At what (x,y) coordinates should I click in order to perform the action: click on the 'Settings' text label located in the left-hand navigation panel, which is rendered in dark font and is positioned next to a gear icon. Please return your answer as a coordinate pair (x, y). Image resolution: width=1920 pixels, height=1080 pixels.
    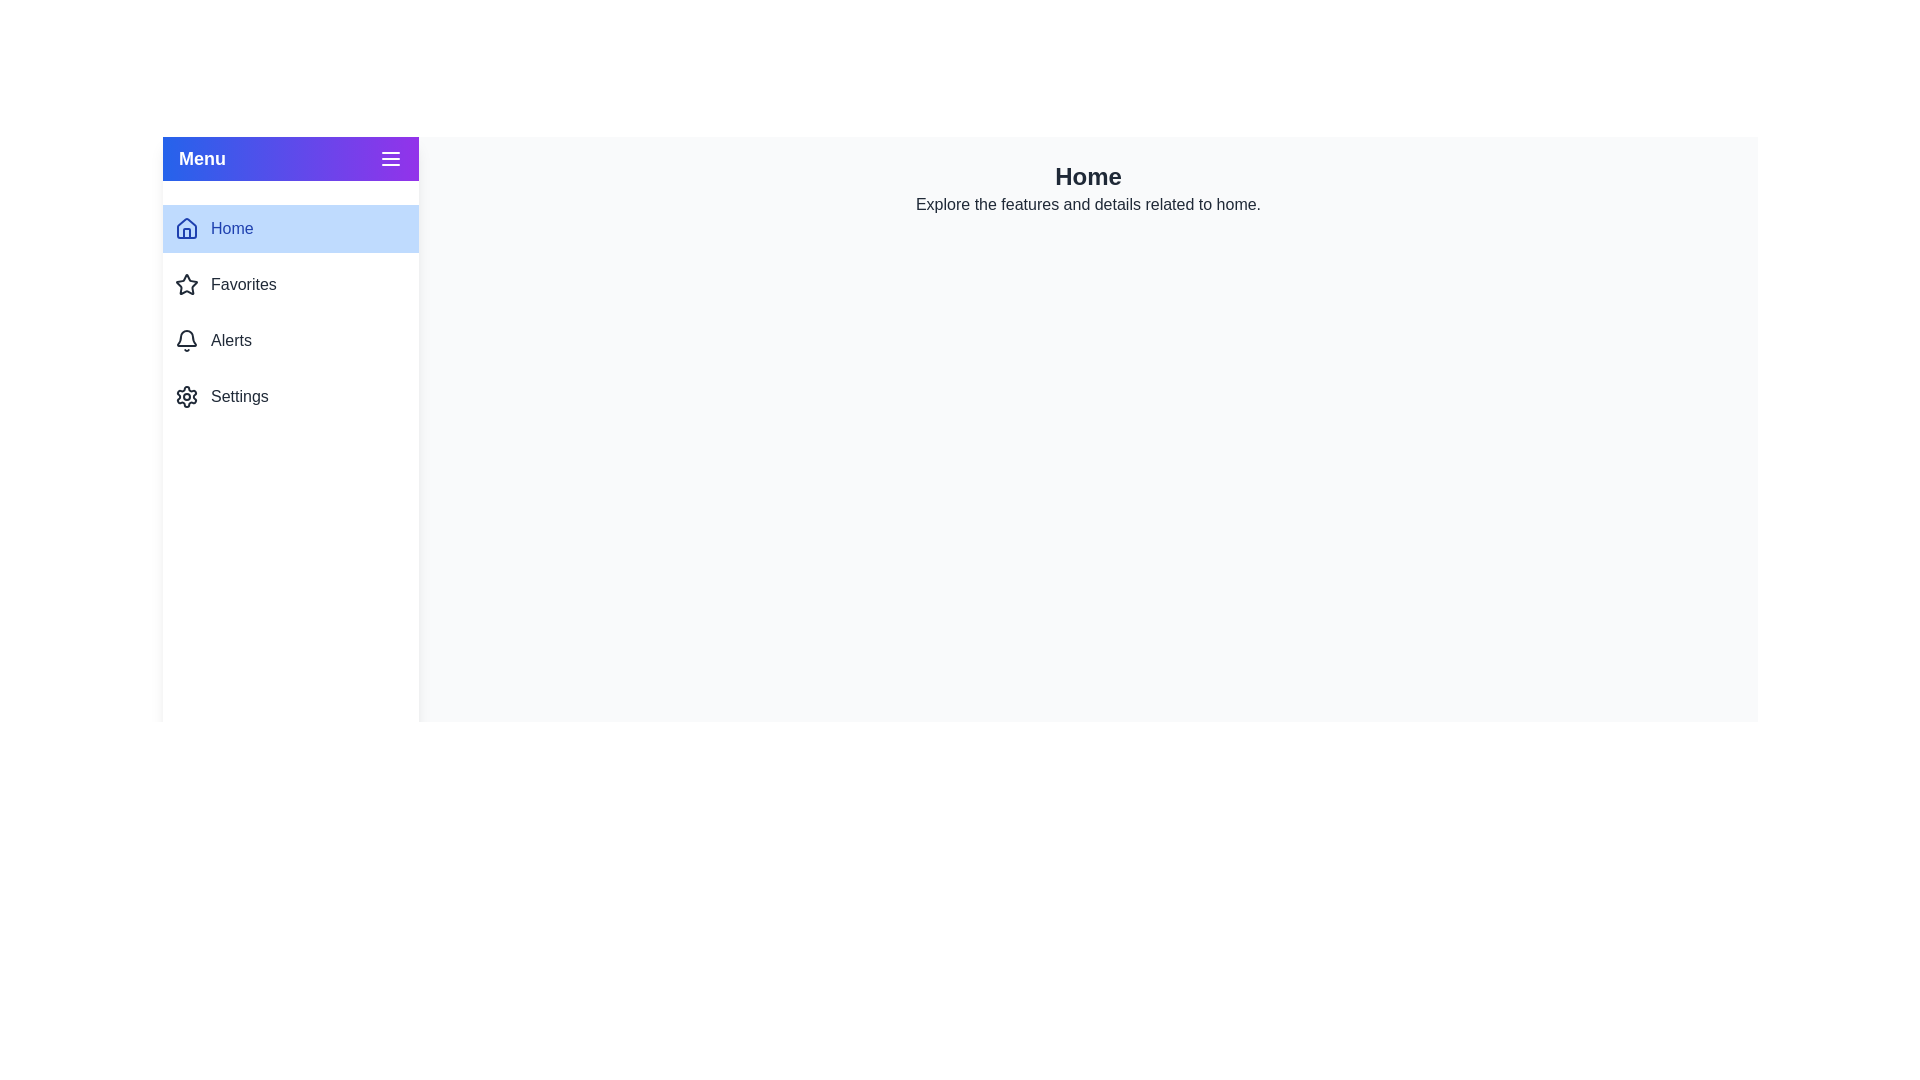
    Looking at the image, I should click on (240, 397).